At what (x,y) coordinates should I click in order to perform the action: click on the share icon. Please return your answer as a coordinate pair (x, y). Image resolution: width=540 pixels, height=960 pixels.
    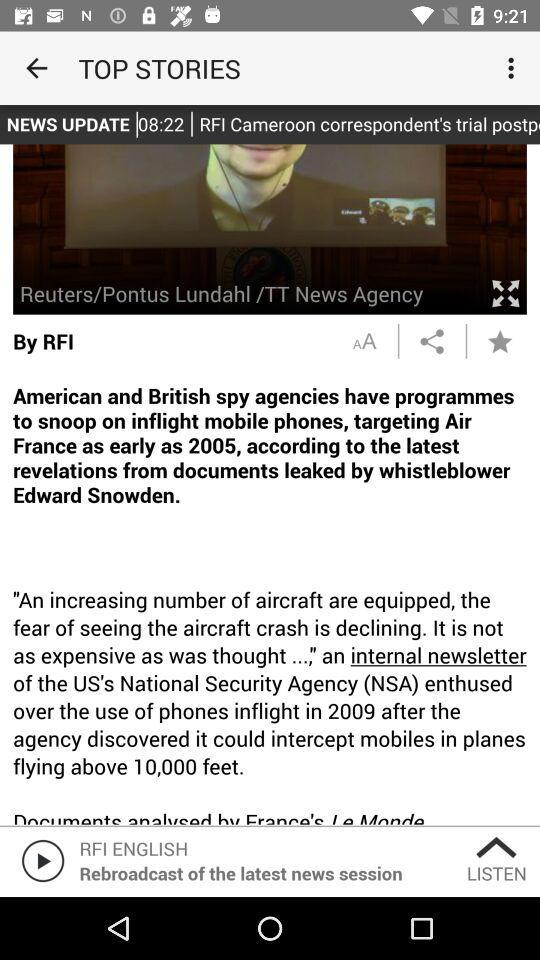
    Looking at the image, I should click on (431, 341).